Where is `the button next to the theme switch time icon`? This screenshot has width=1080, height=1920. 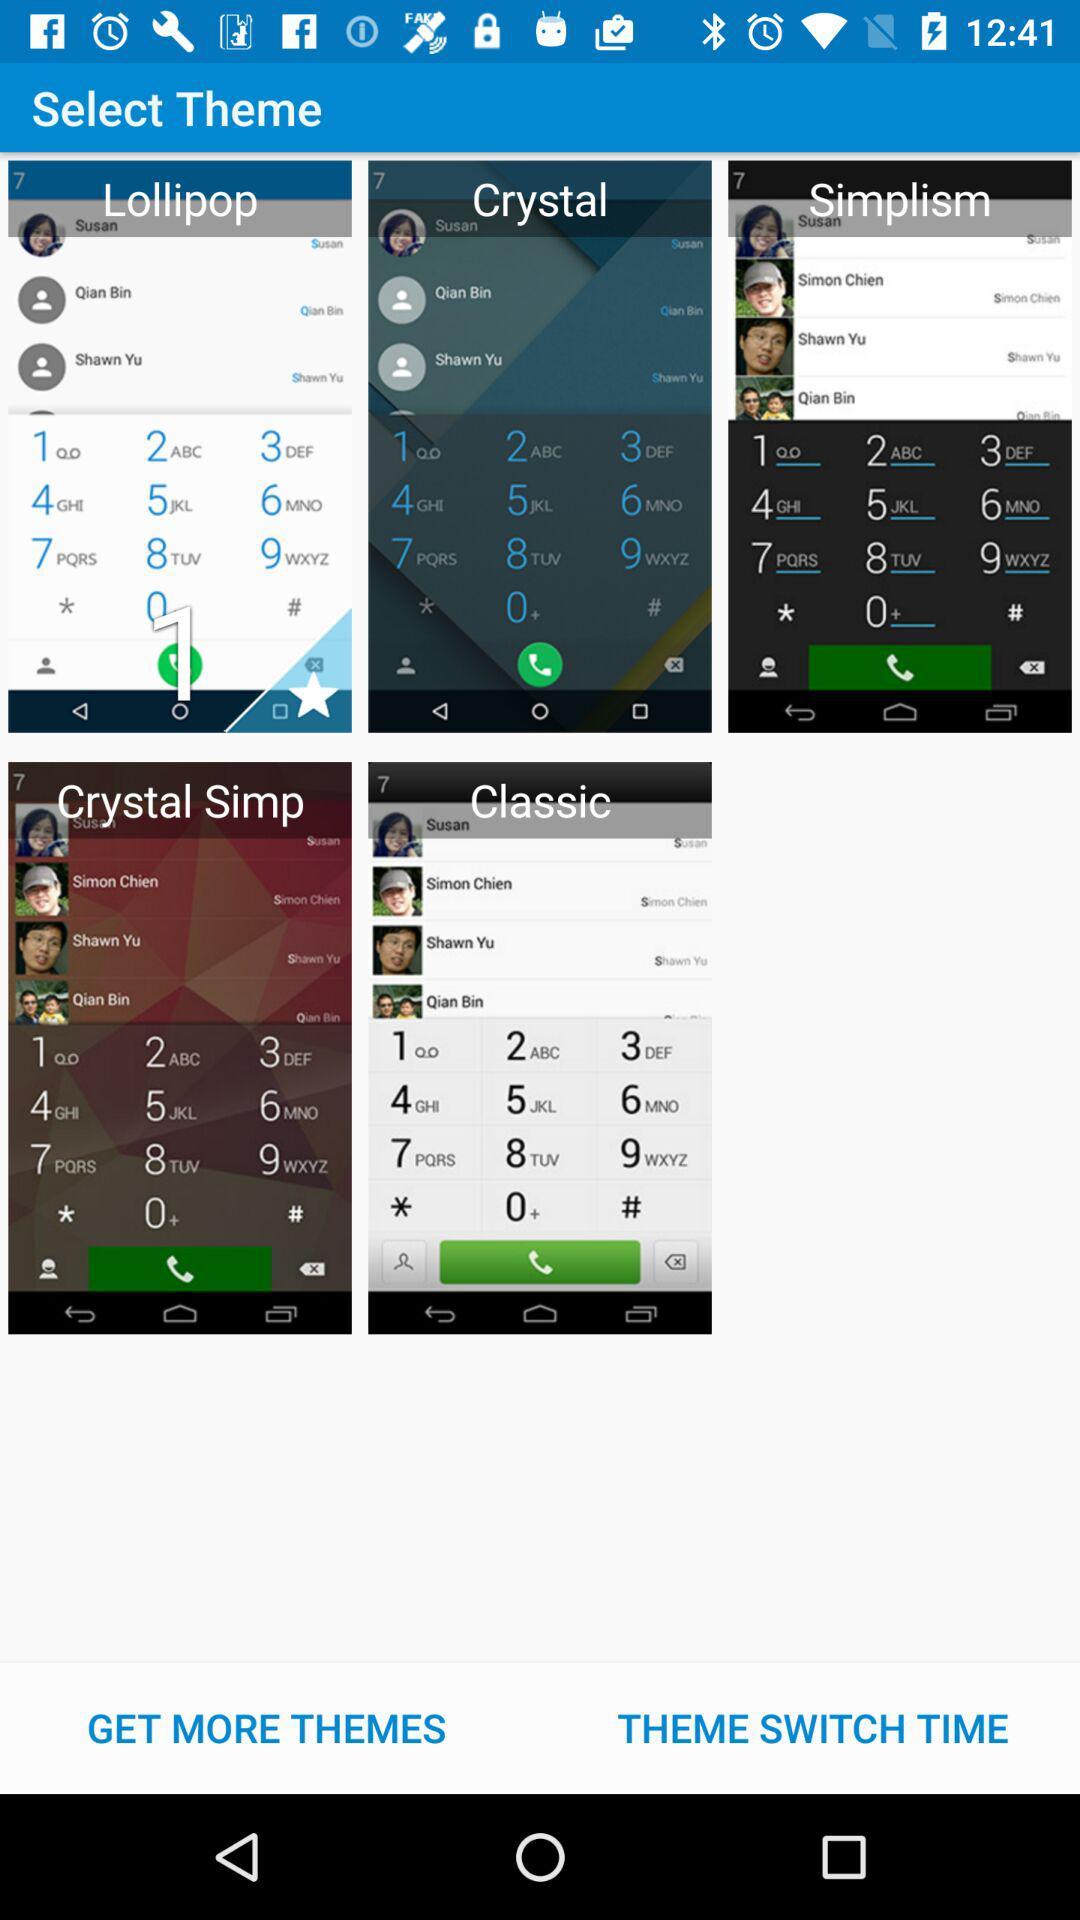
the button next to the theme switch time icon is located at coordinates (265, 1727).